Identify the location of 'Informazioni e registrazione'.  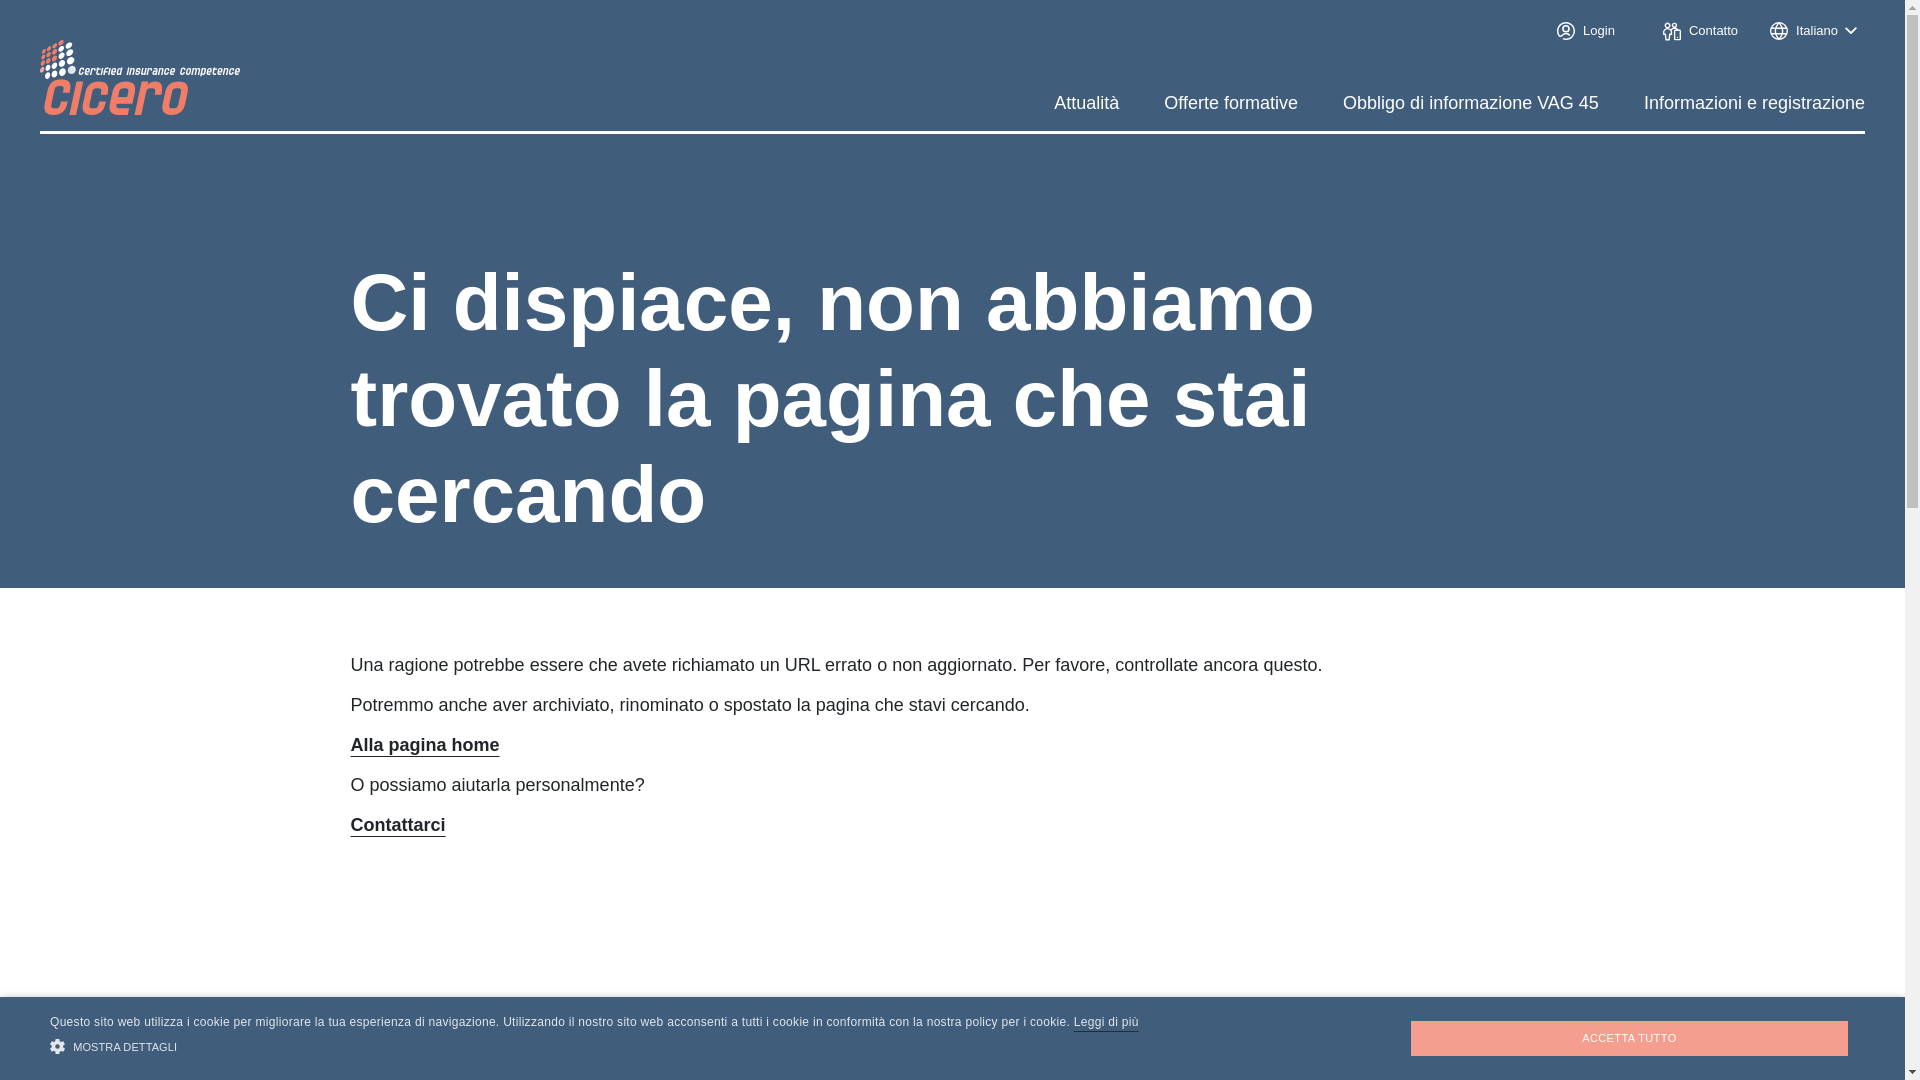
(1753, 103).